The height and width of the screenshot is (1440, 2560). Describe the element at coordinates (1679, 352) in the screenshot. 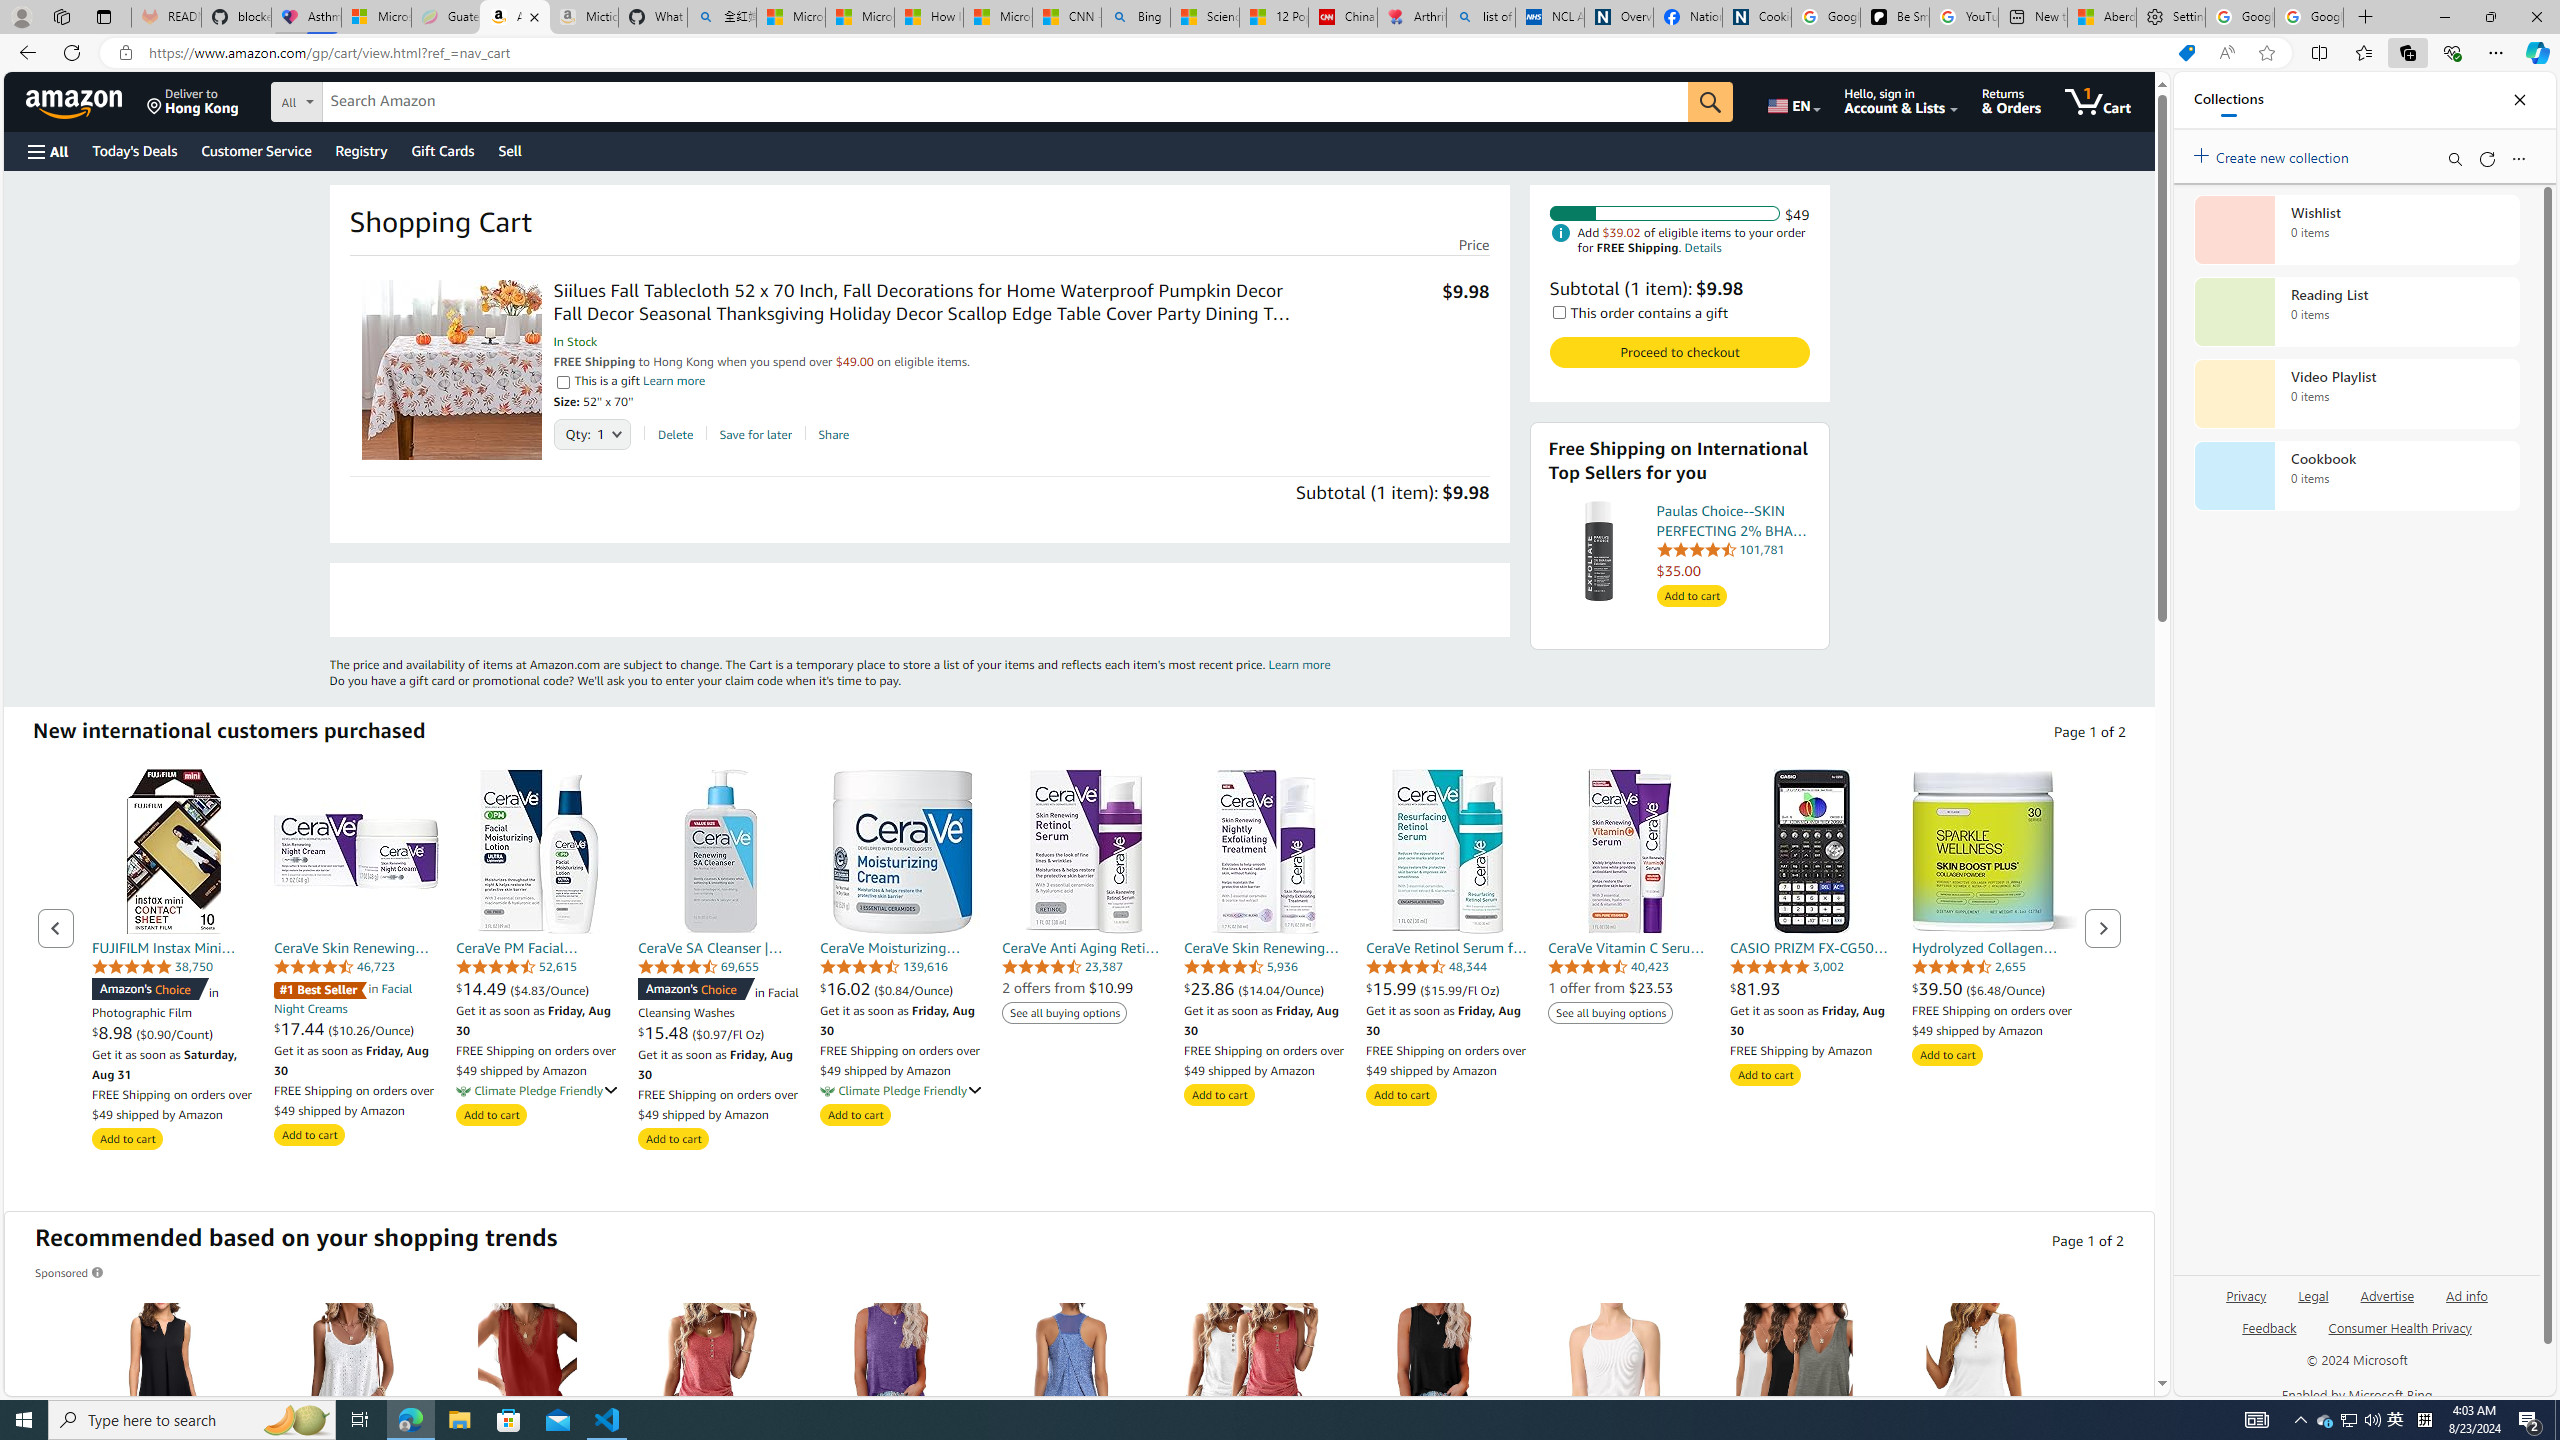

I see `'Proceed to checkout Check out Amazon Cart '` at that location.